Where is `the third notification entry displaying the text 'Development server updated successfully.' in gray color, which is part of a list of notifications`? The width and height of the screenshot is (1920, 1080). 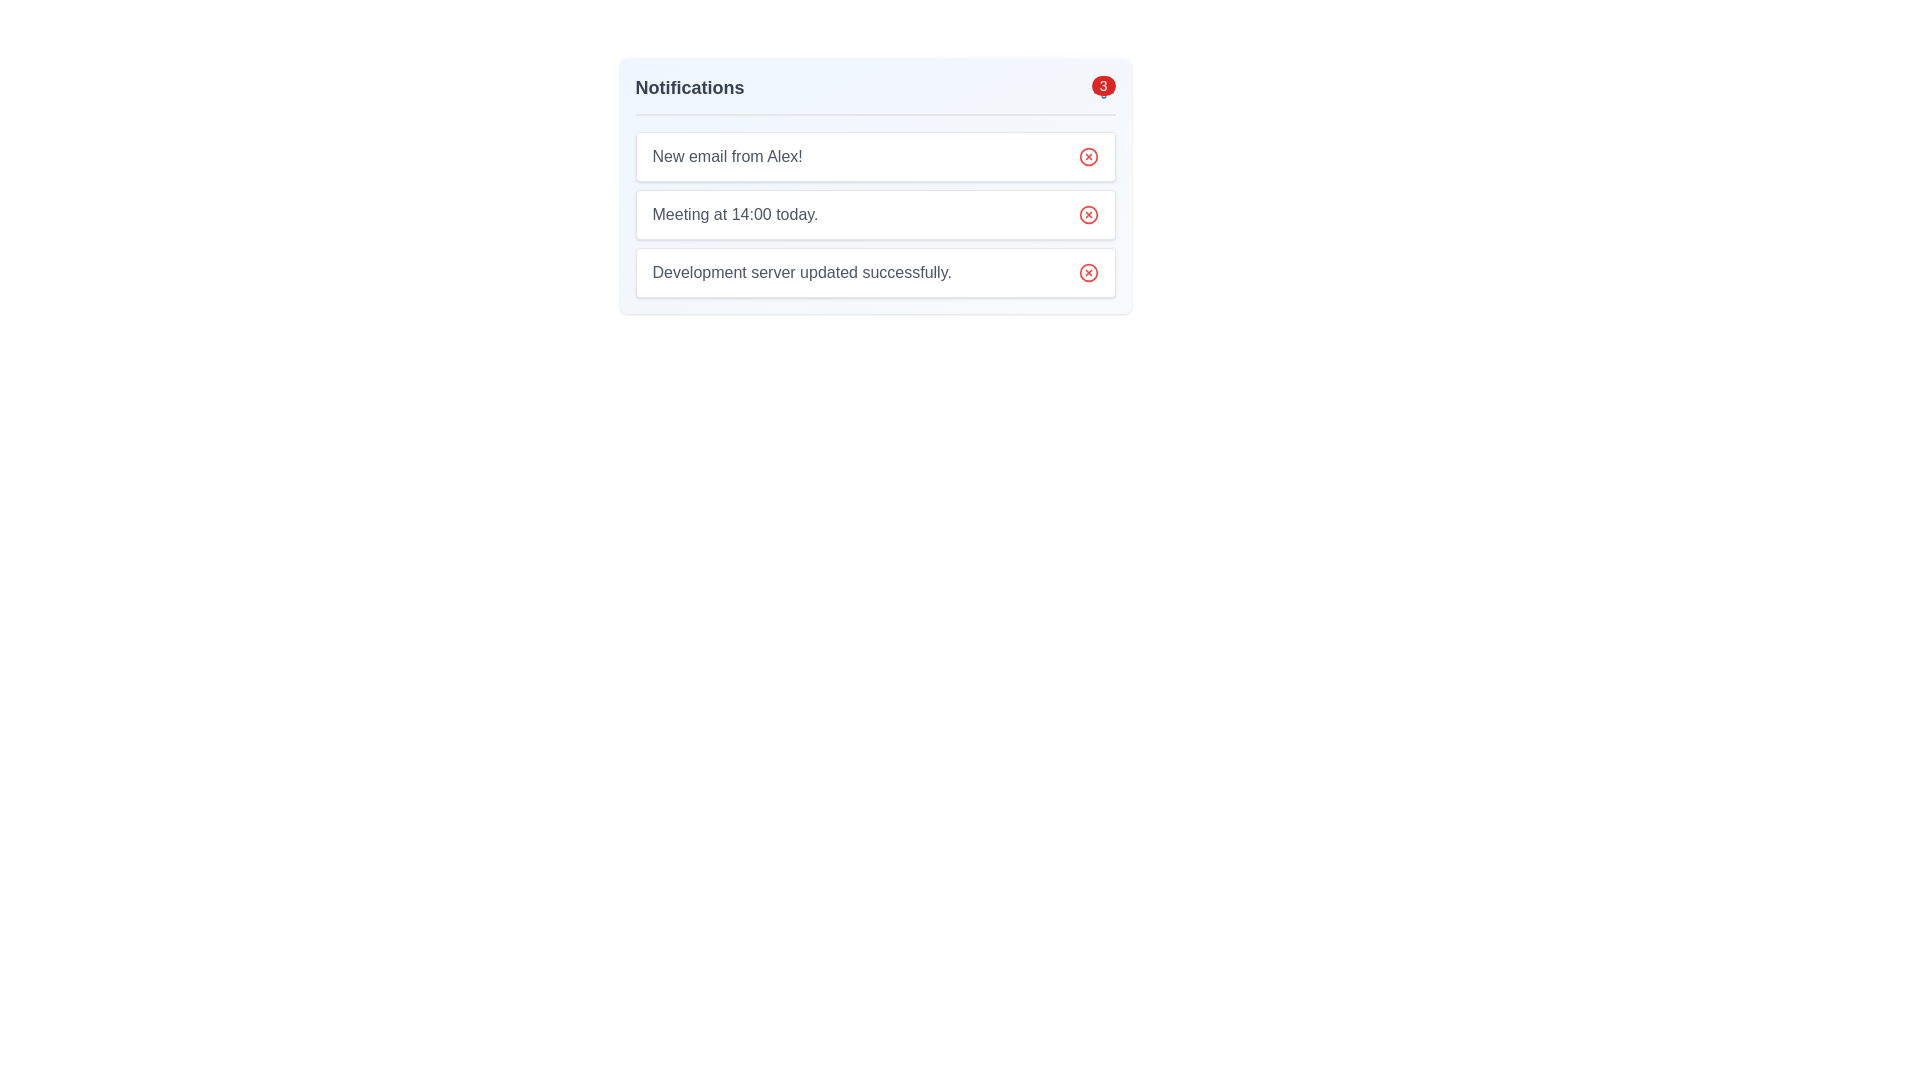
the third notification entry displaying the text 'Development server updated successfully.' in gray color, which is part of a list of notifications is located at coordinates (802, 273).